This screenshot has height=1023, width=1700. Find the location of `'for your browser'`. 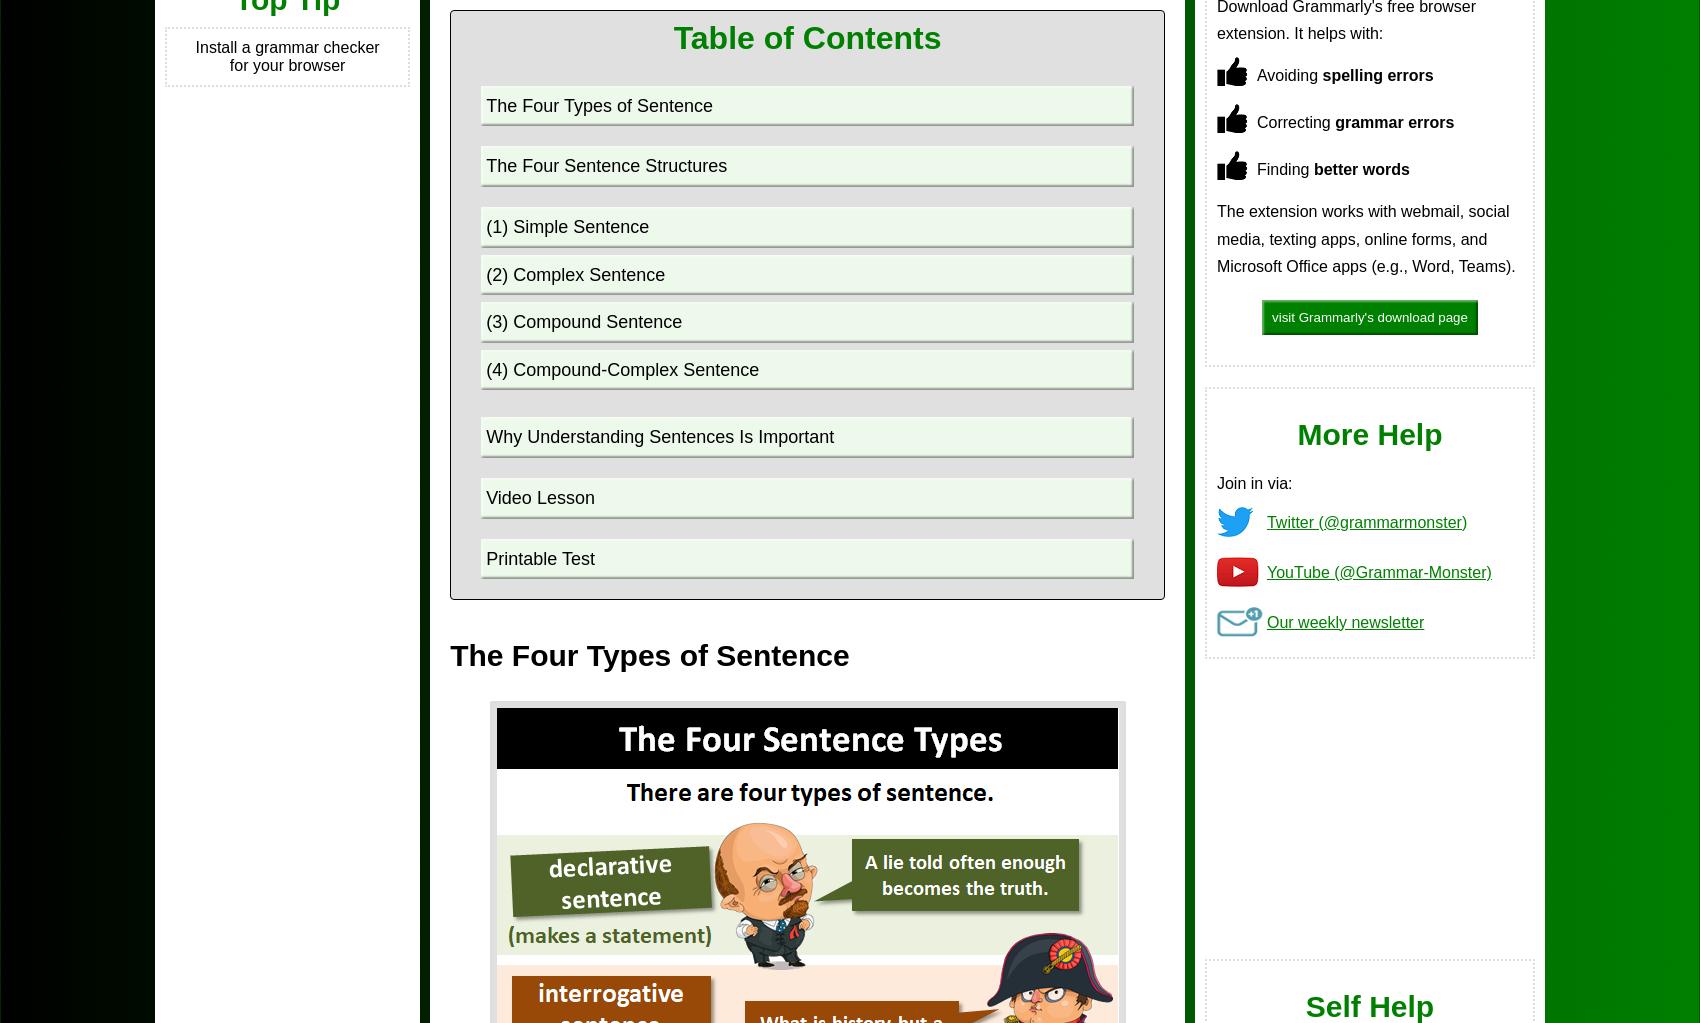

'for your browser' is located at coordinates (286, 64).